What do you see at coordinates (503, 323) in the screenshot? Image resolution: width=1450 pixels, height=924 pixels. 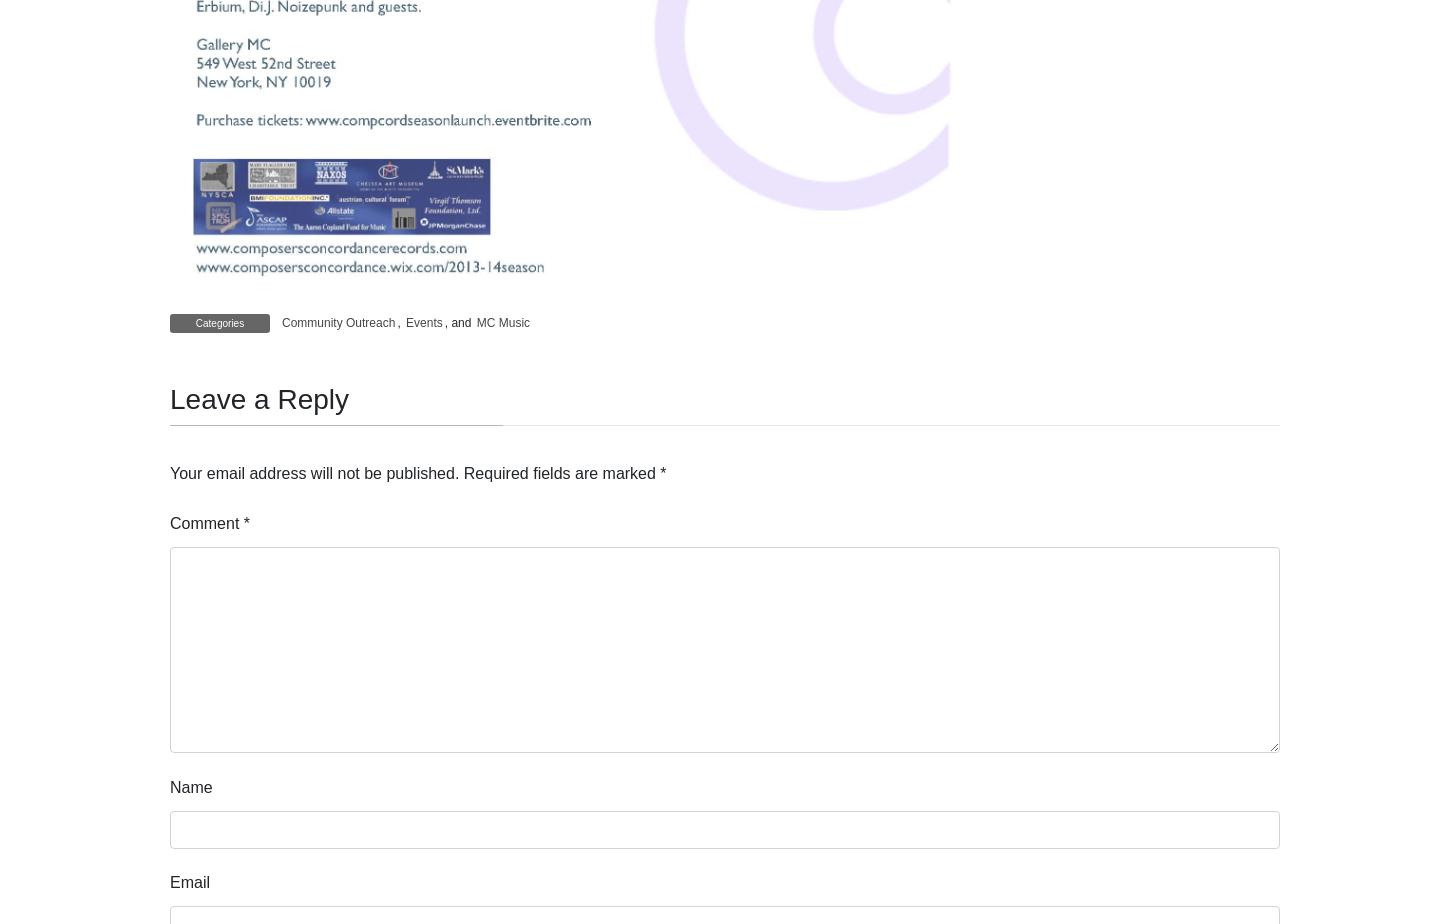 I see `'MC Music'` at bounding box center [503, 323].